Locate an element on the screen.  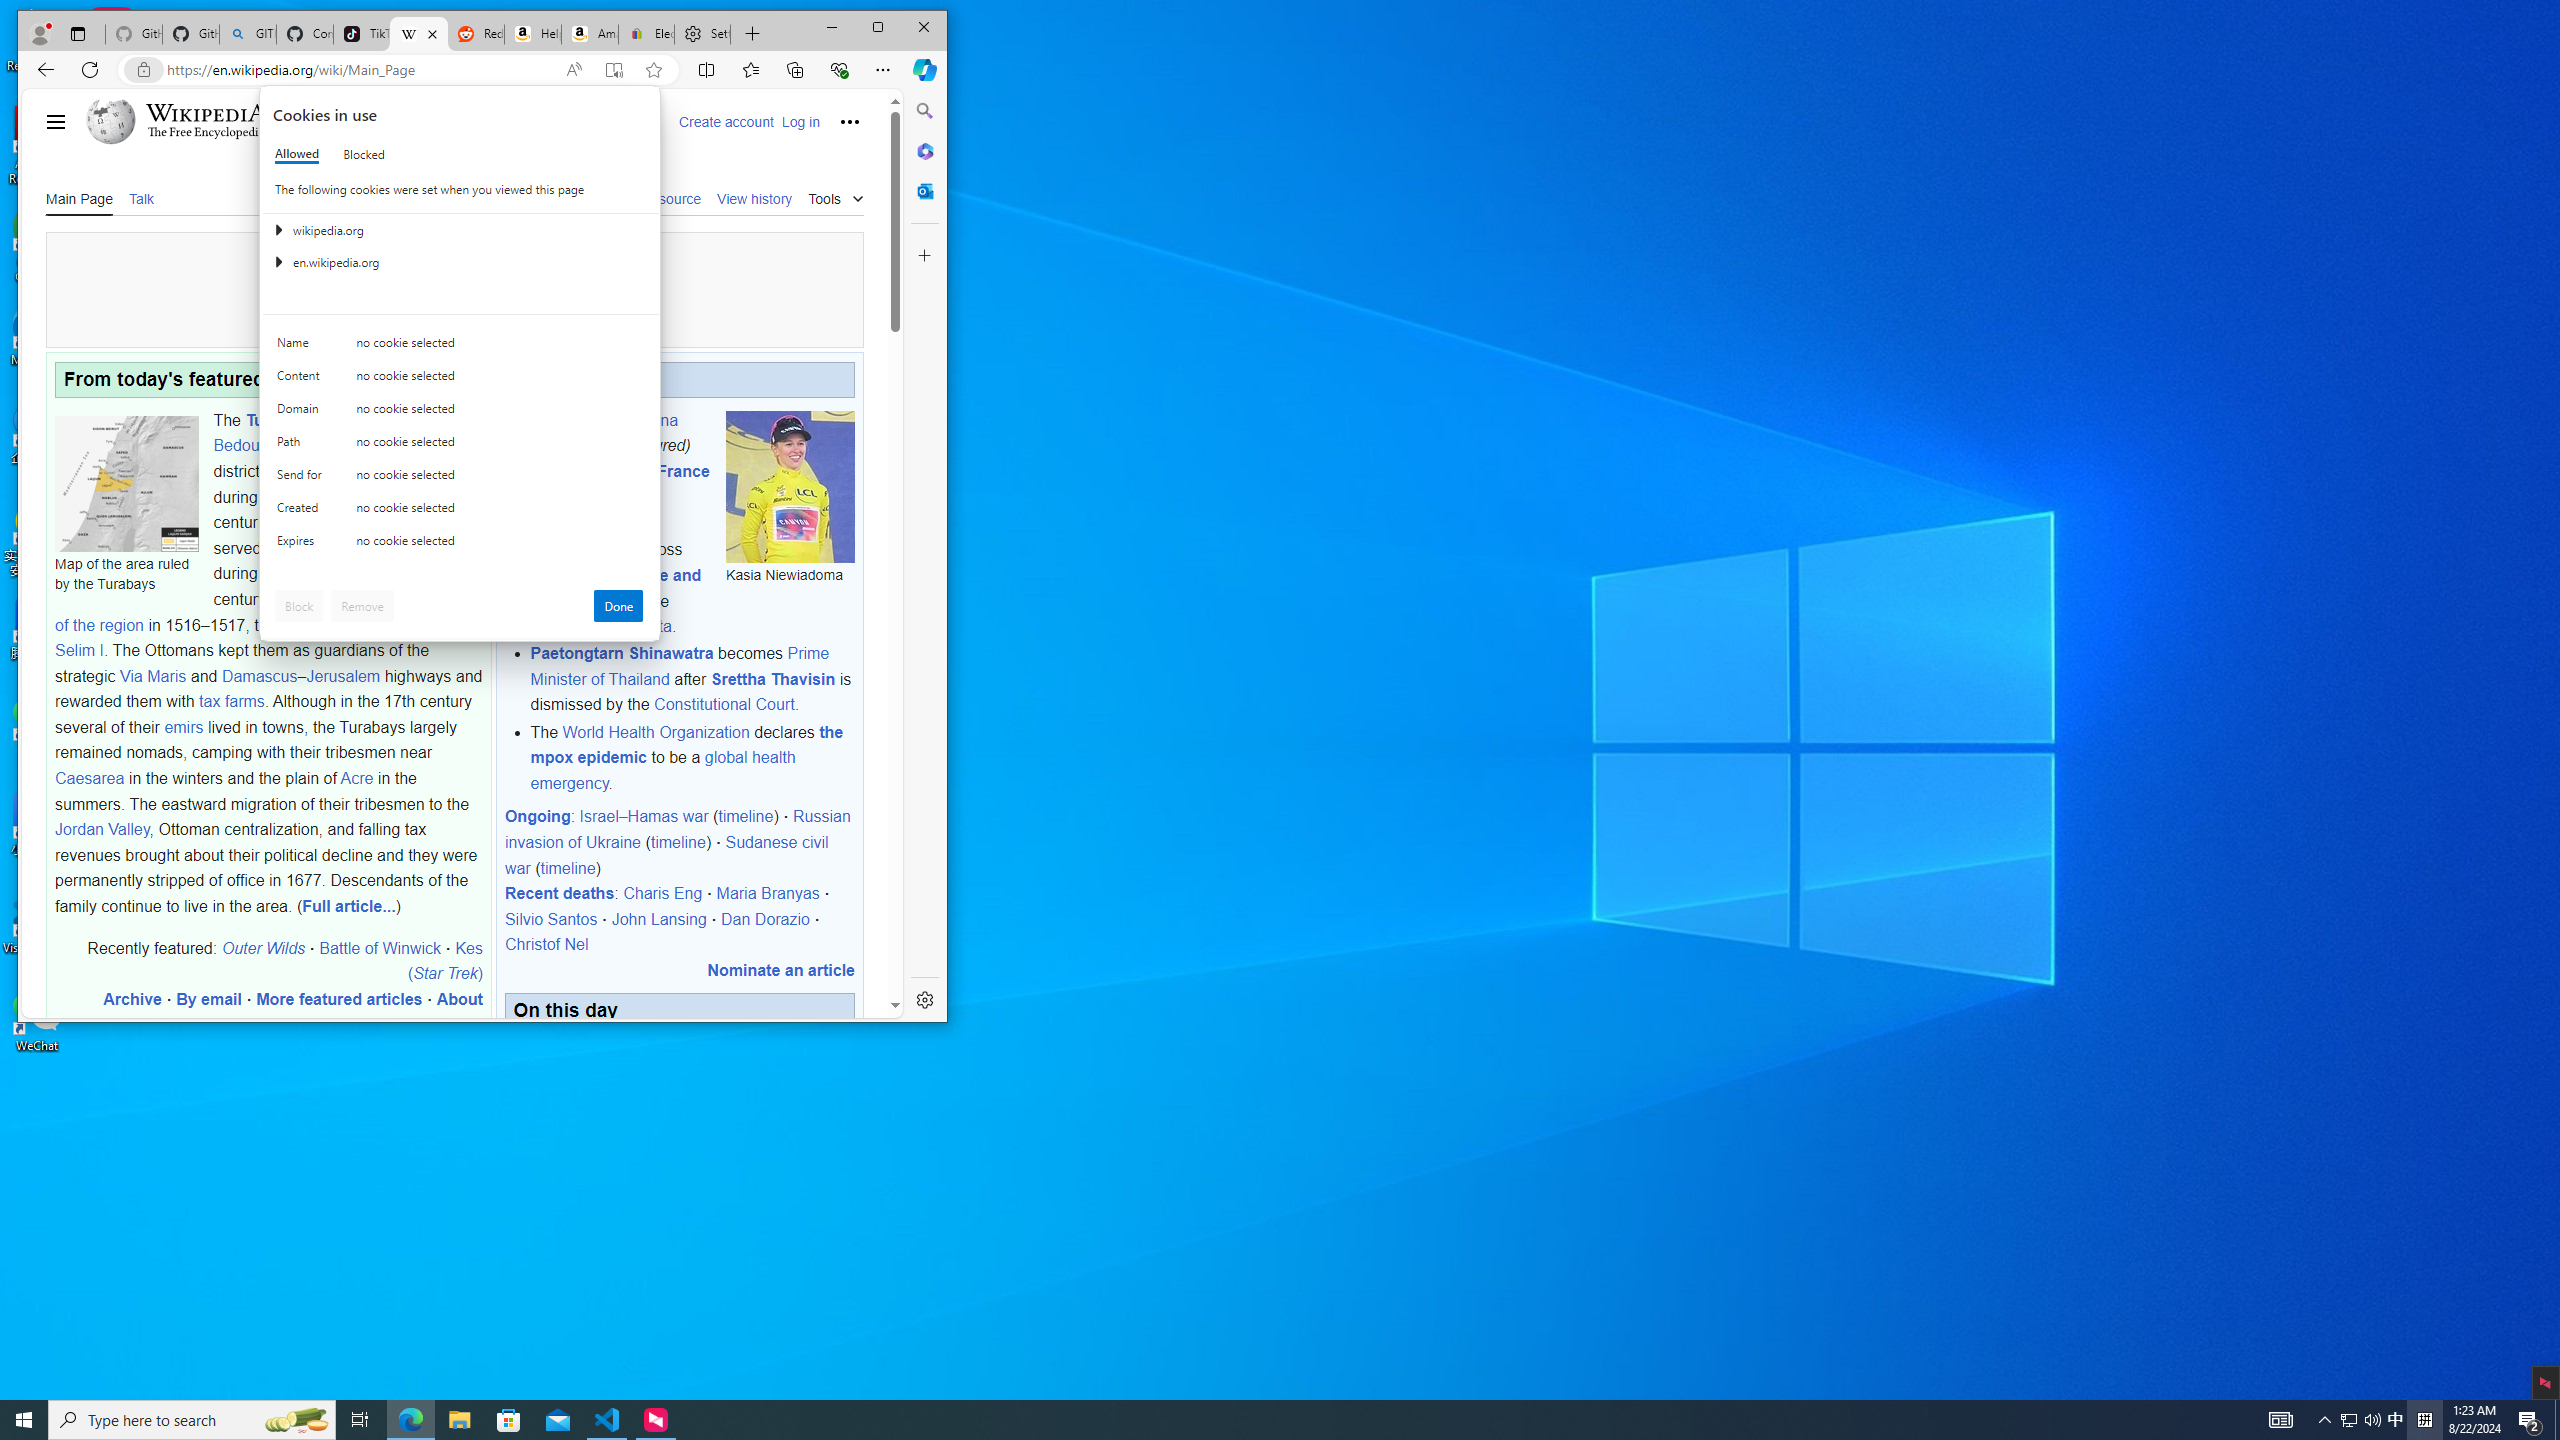
'Type here to search' is located at coordinates (191, 1418).